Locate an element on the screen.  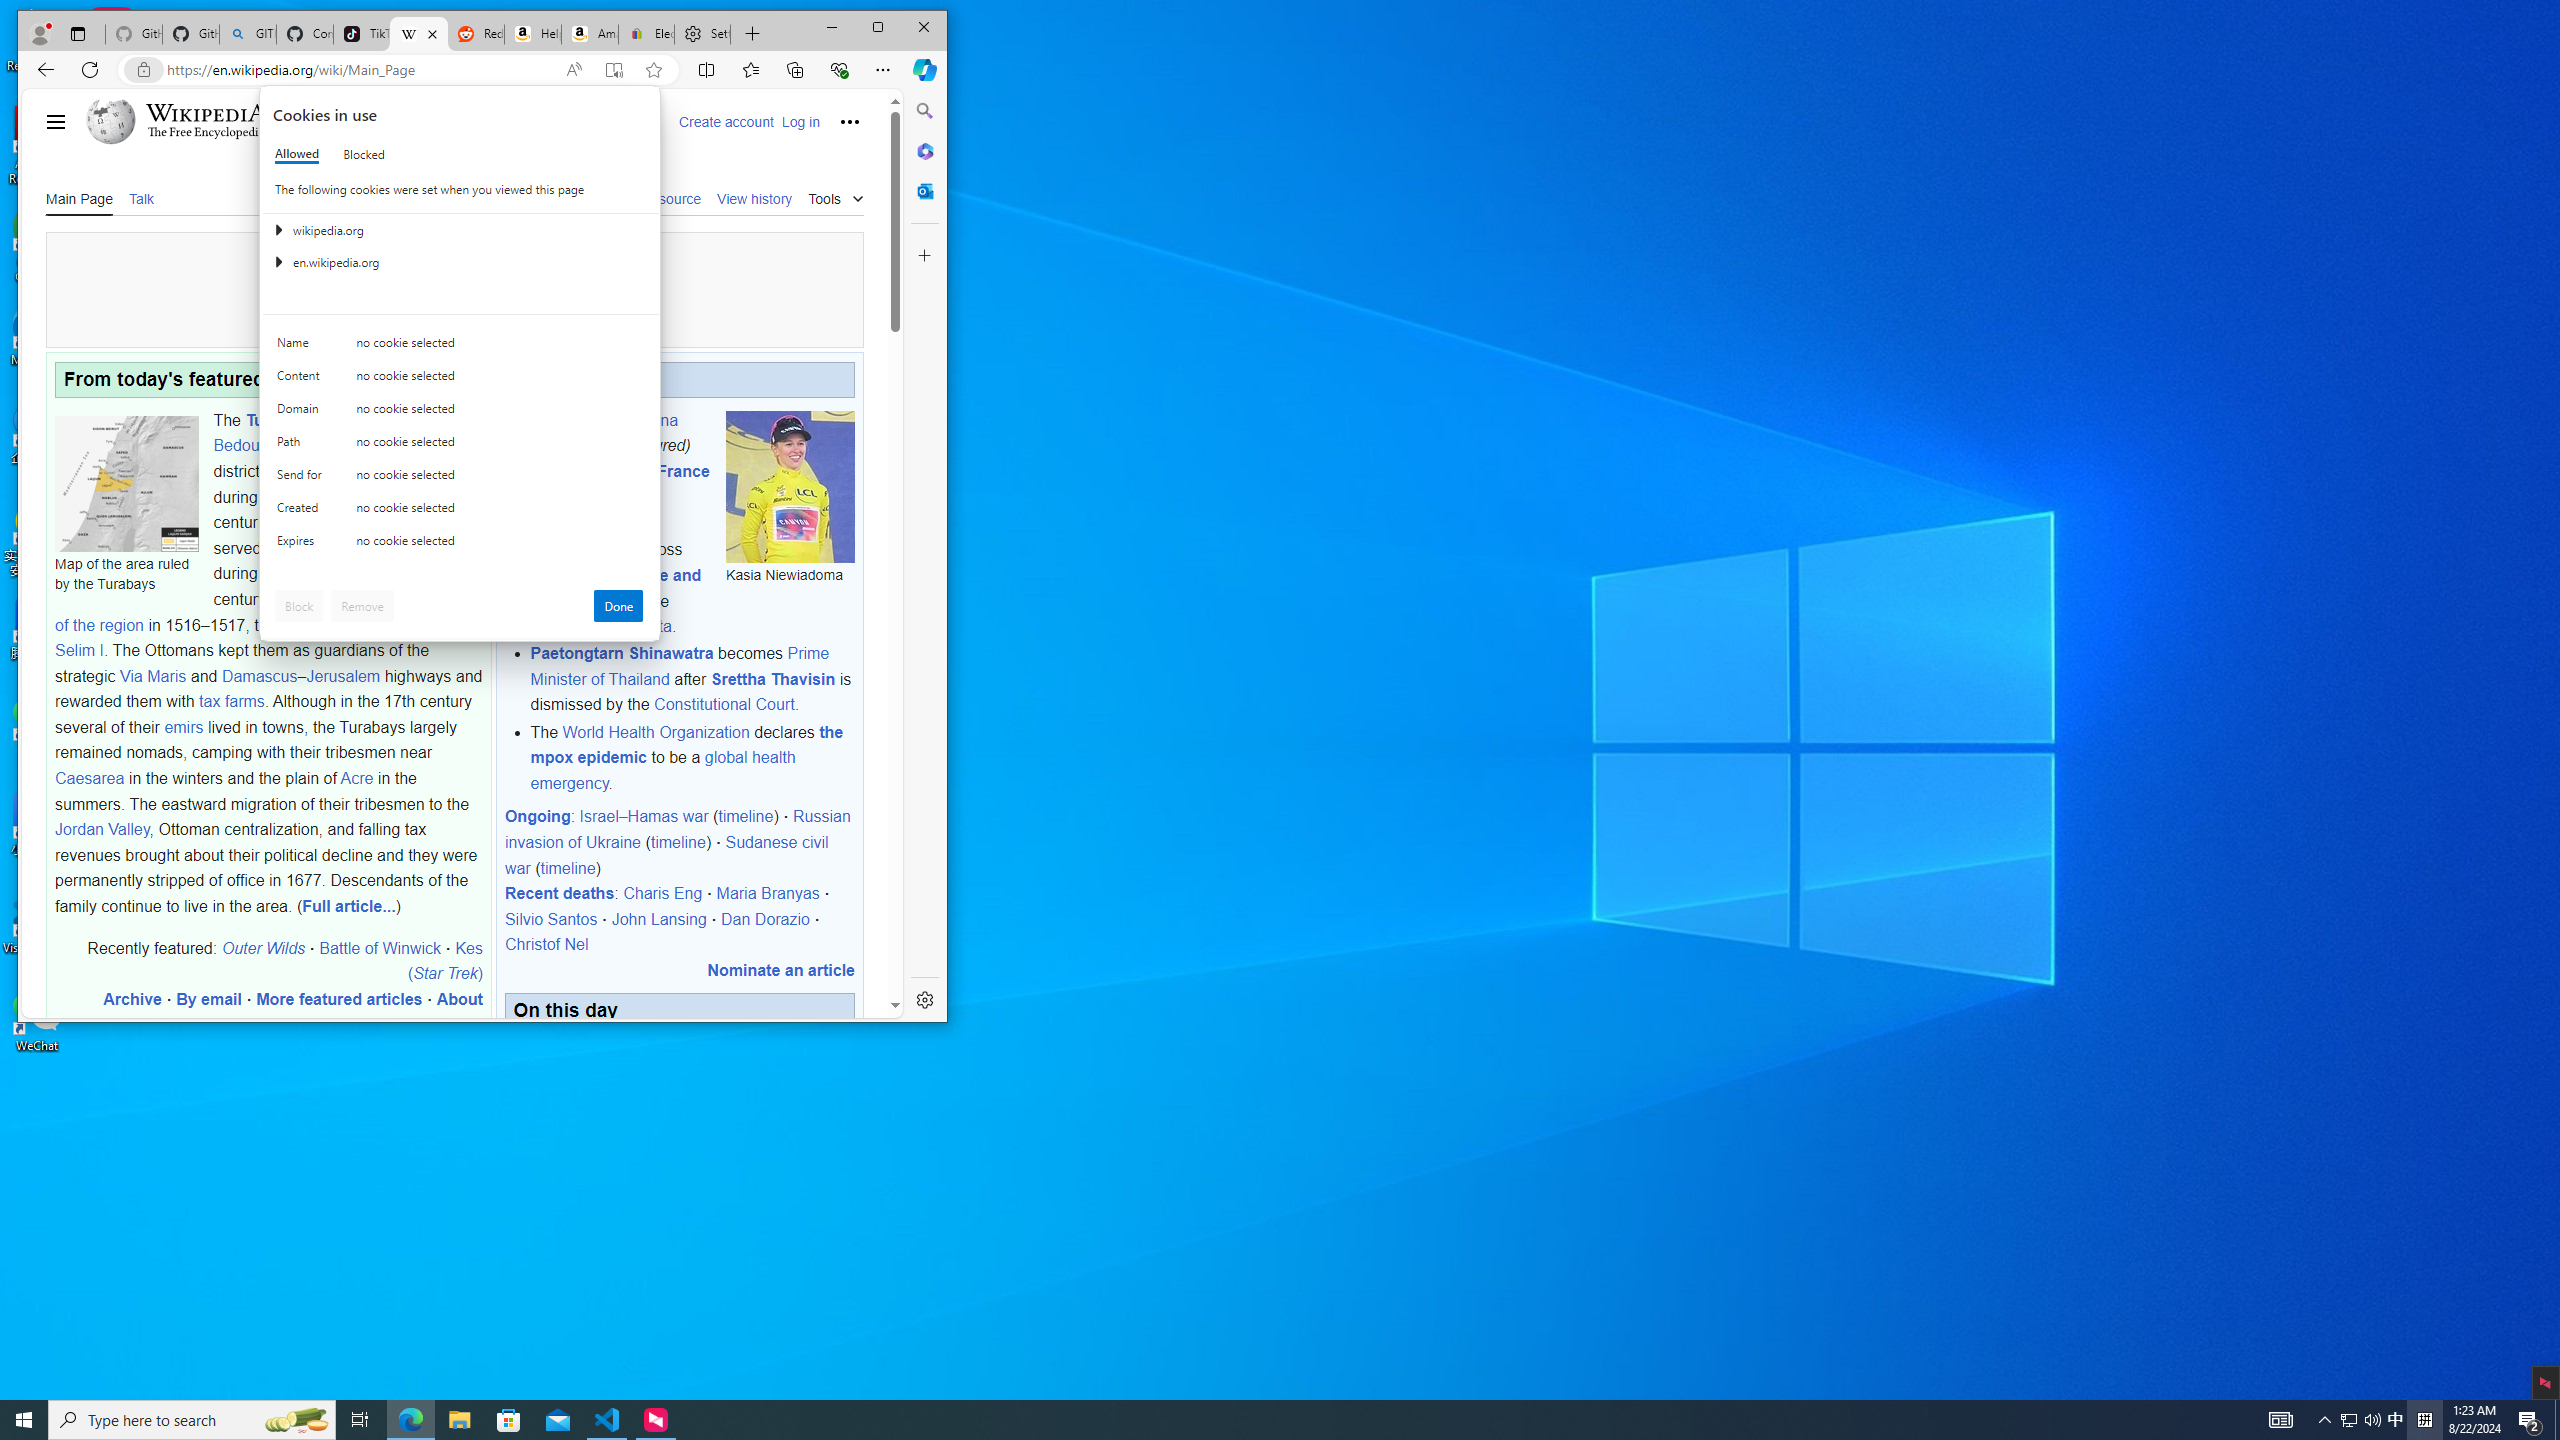
'Type here to search' is located at coordinates (191, 1418).